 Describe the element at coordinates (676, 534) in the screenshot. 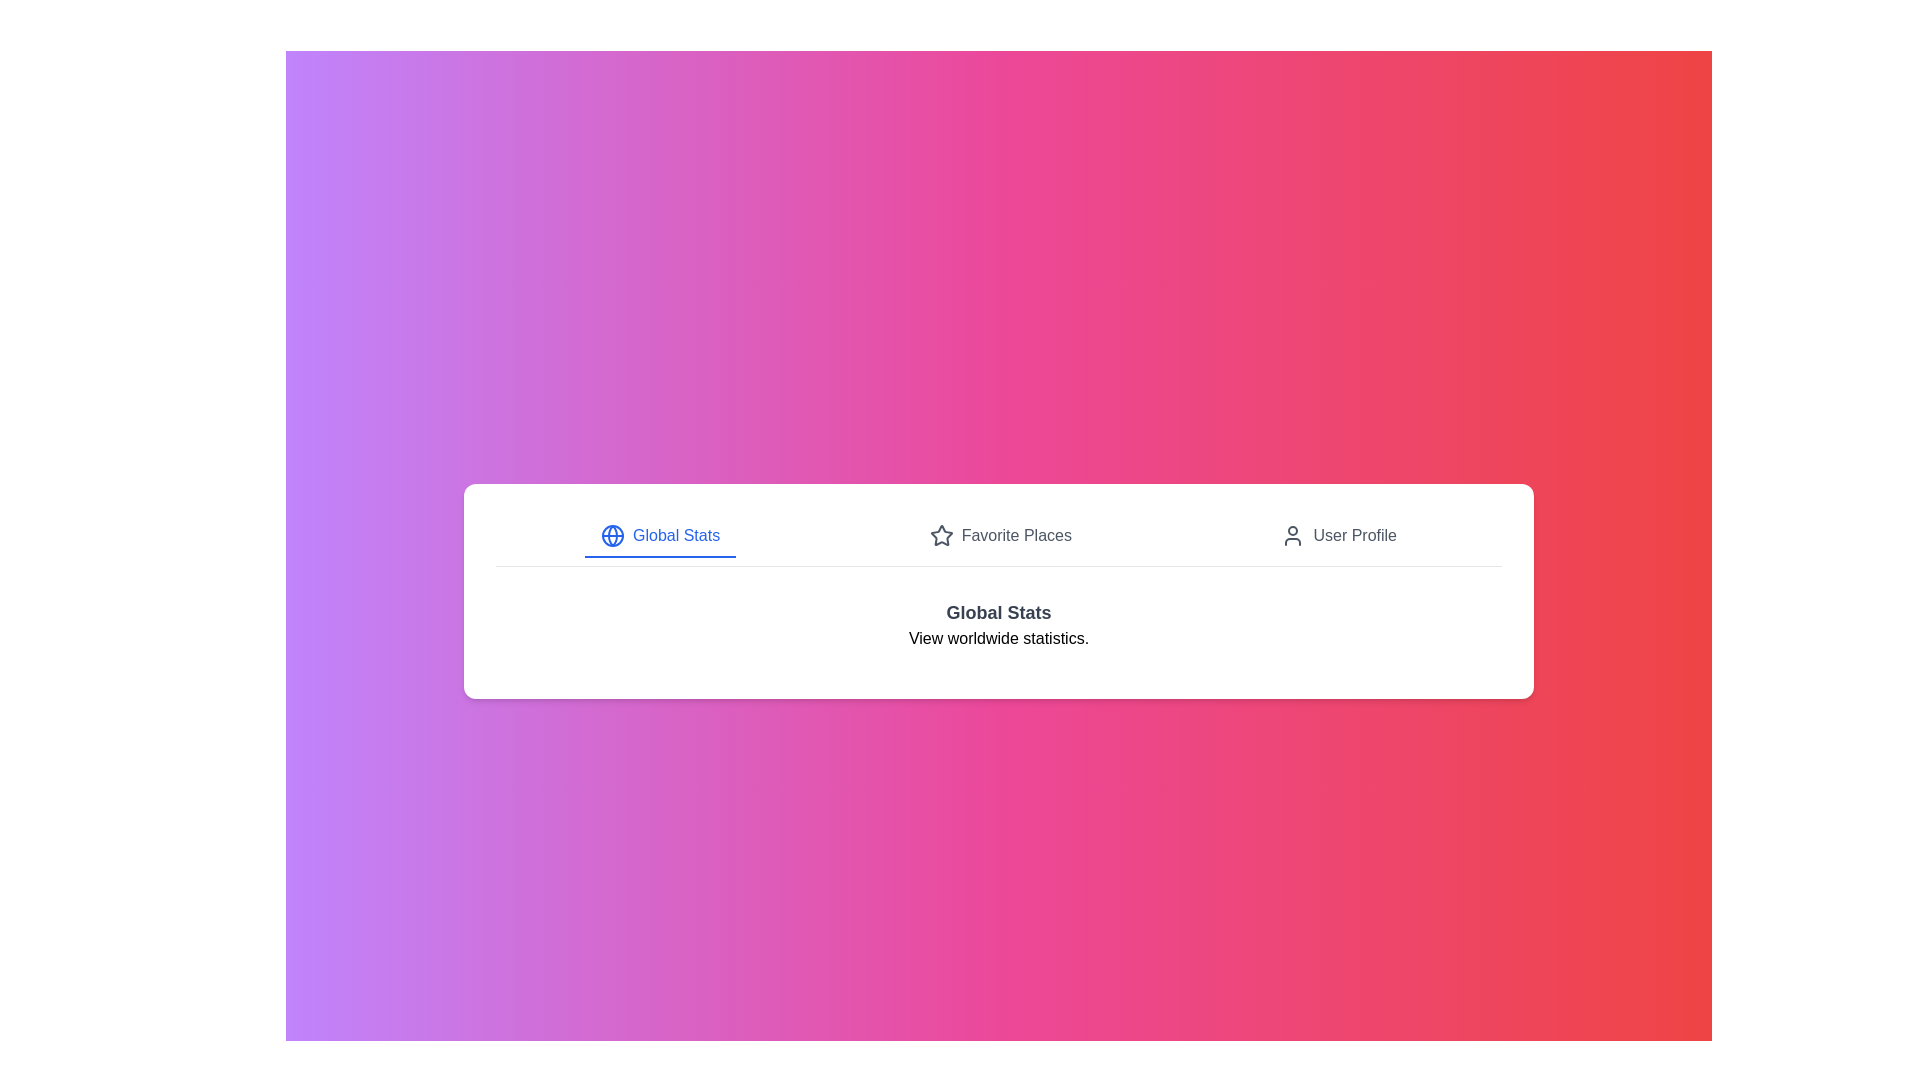

I see `the 'Global Stats' text label, which is styled in blue and positioned next to a globe icon in the navigation bar` at that location.